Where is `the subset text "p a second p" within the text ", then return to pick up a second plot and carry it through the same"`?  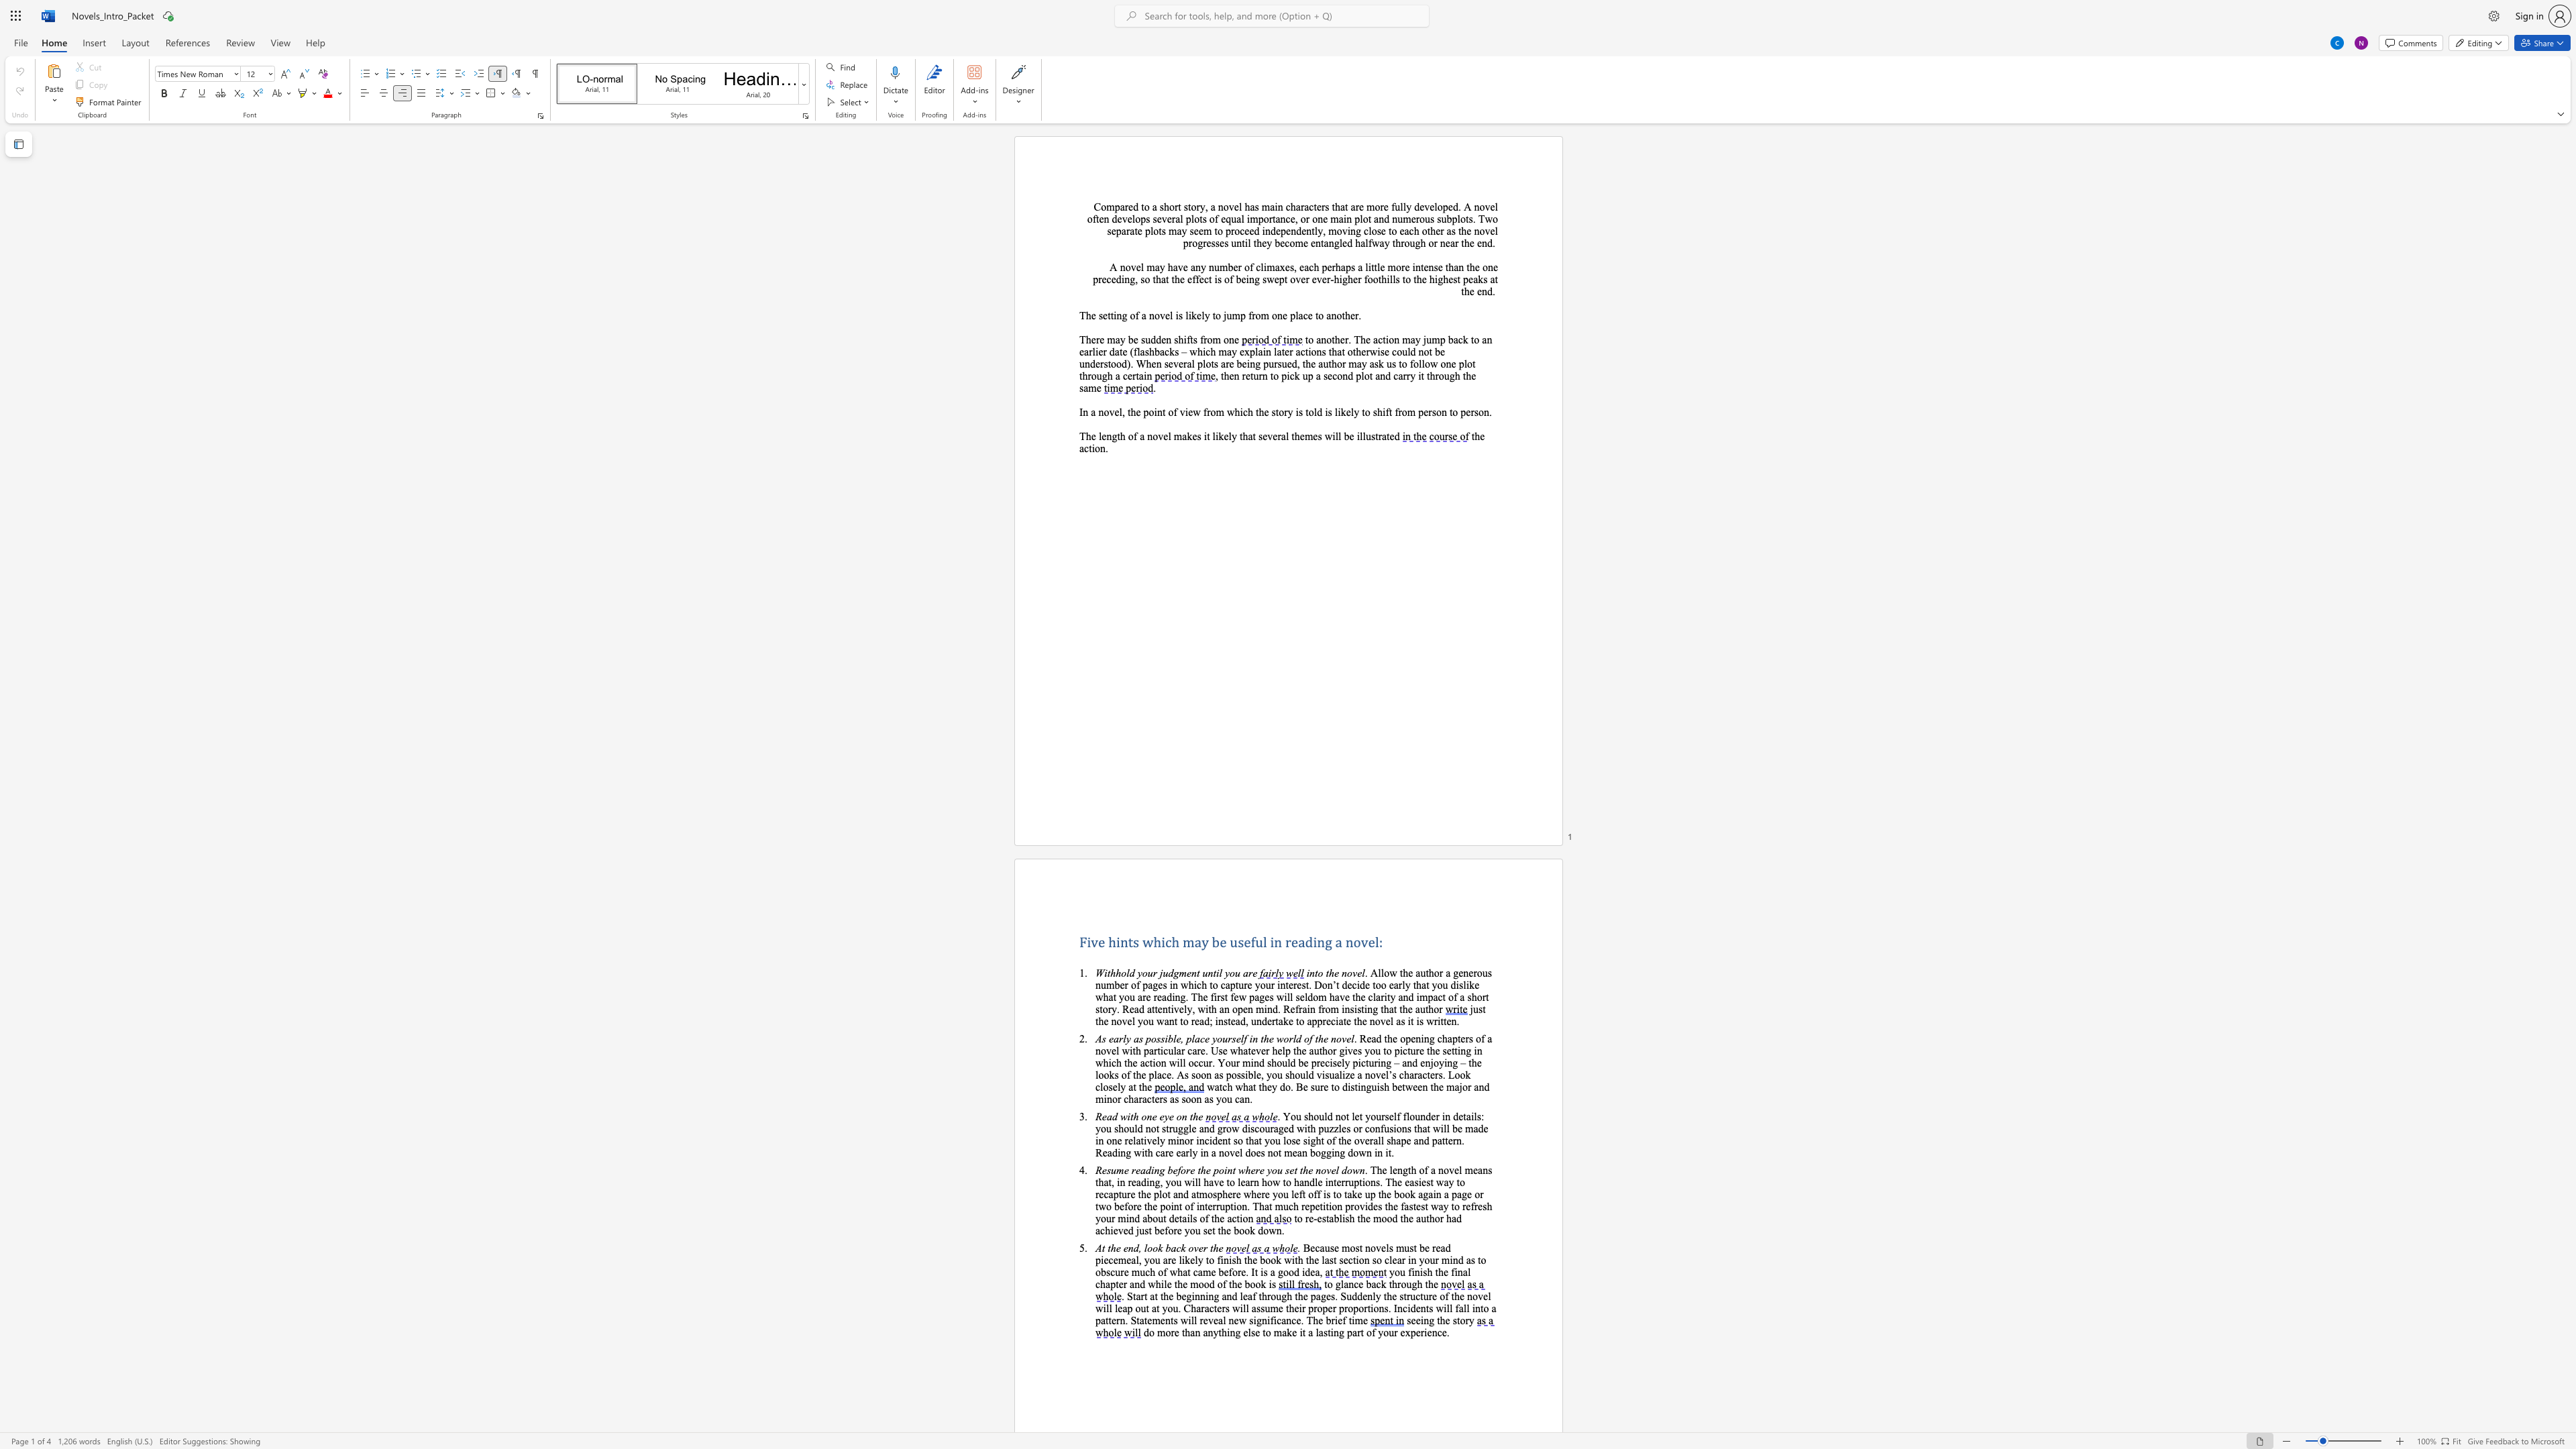 the subset text "p a second p" within the text ", then return to pick up a second plot and carry it through the same" is located at coordinates (1307, 374).